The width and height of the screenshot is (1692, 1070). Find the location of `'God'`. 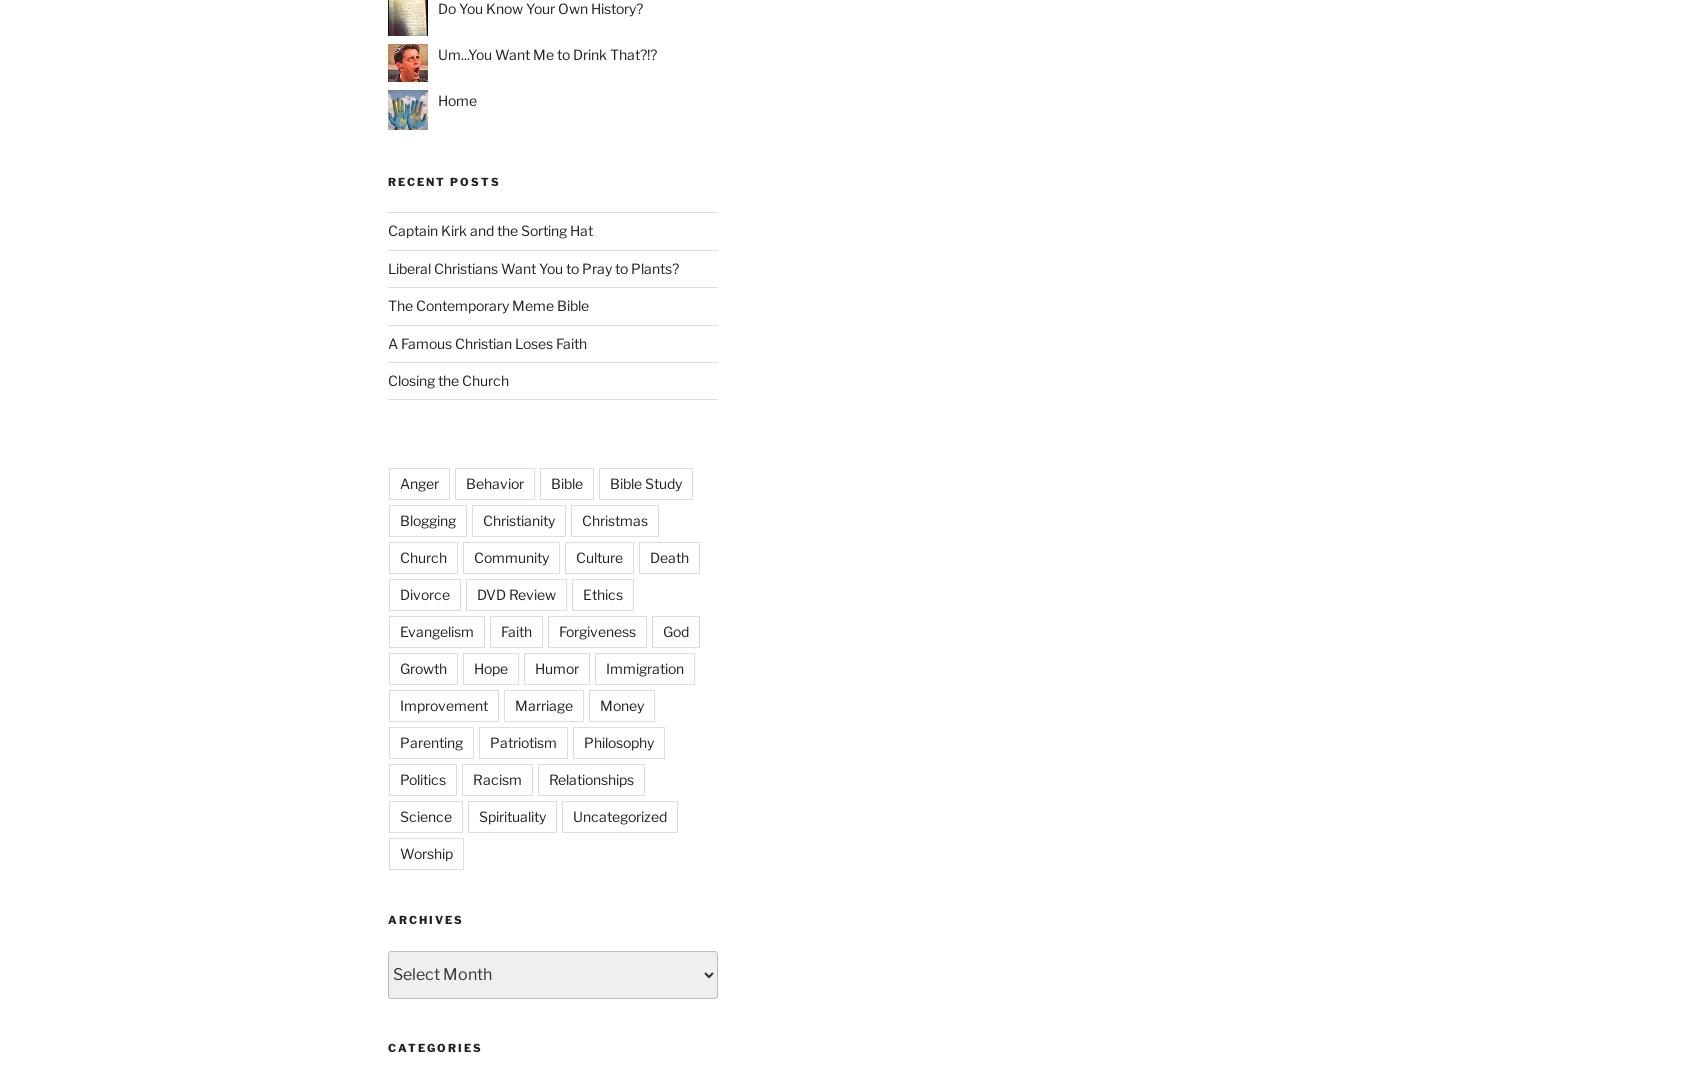

'God' is located at coordinates (662, 631).